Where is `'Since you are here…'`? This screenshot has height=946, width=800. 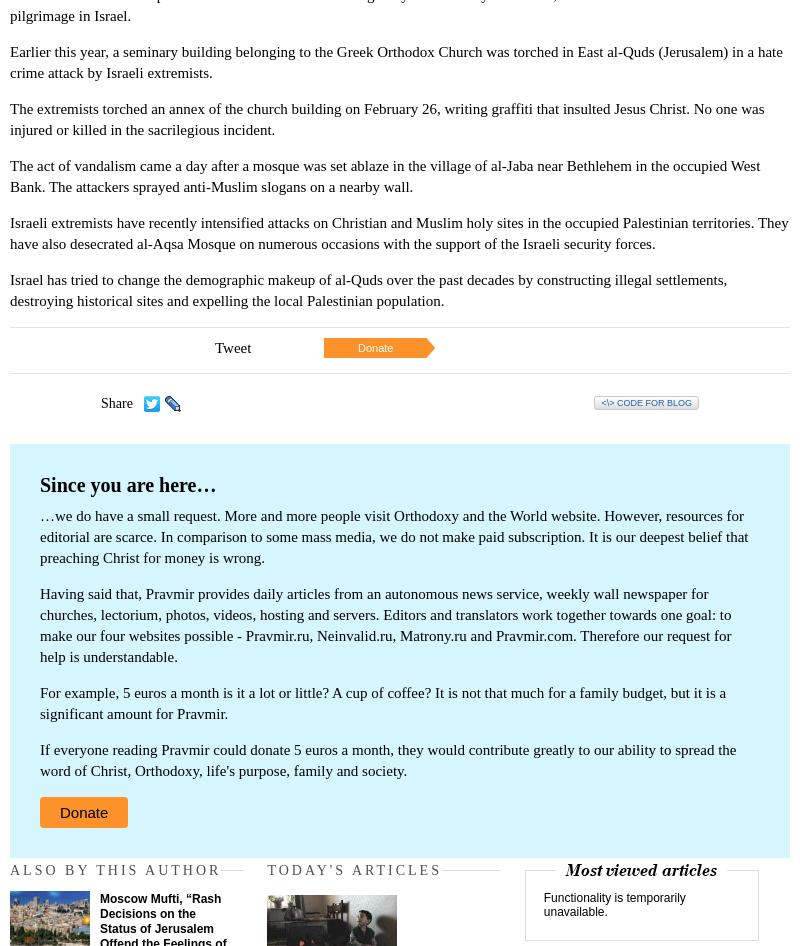 'Since you are here…' is located at coordinates (127, 485).